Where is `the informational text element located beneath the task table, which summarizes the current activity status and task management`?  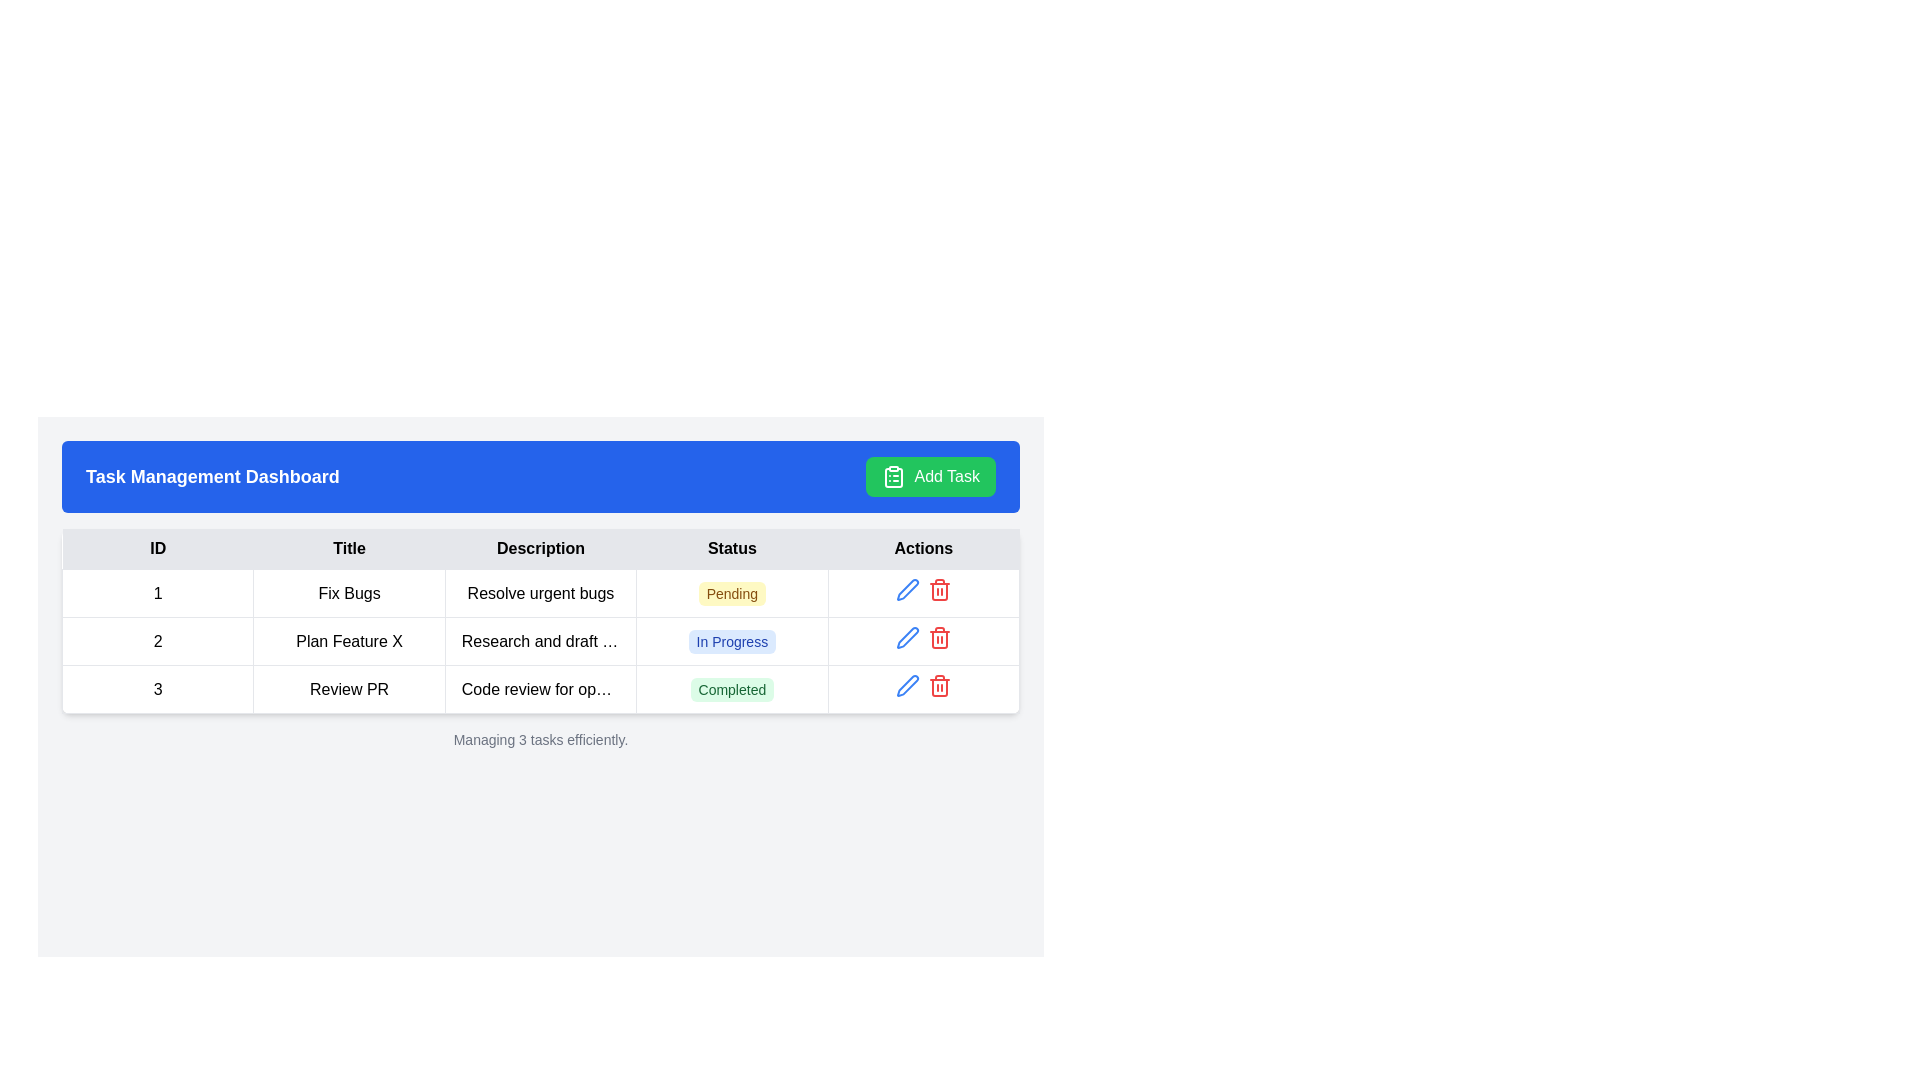 the informational text element located beneath the task table, which summarizes the current activity status and task management is located at coordinates (541, 740).